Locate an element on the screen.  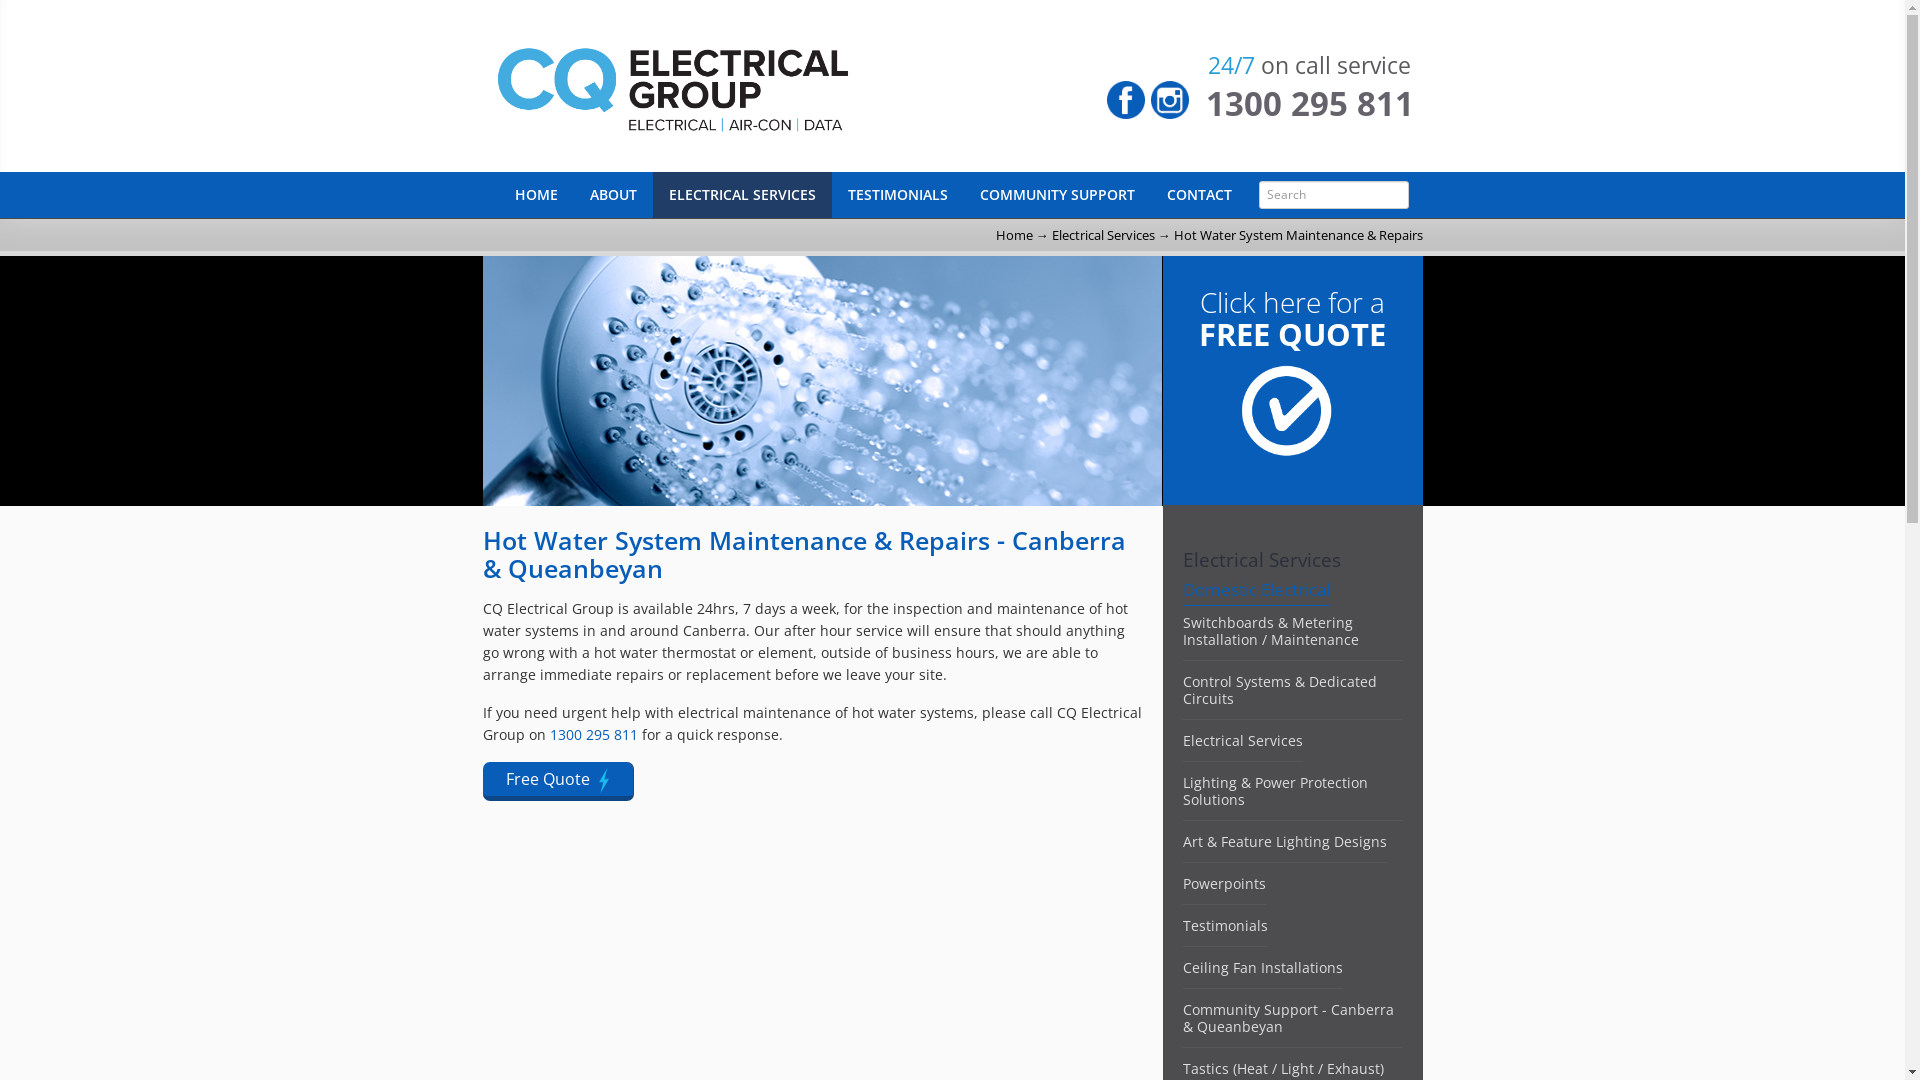
'Testimonials' is located at coordinates (1223, 925).